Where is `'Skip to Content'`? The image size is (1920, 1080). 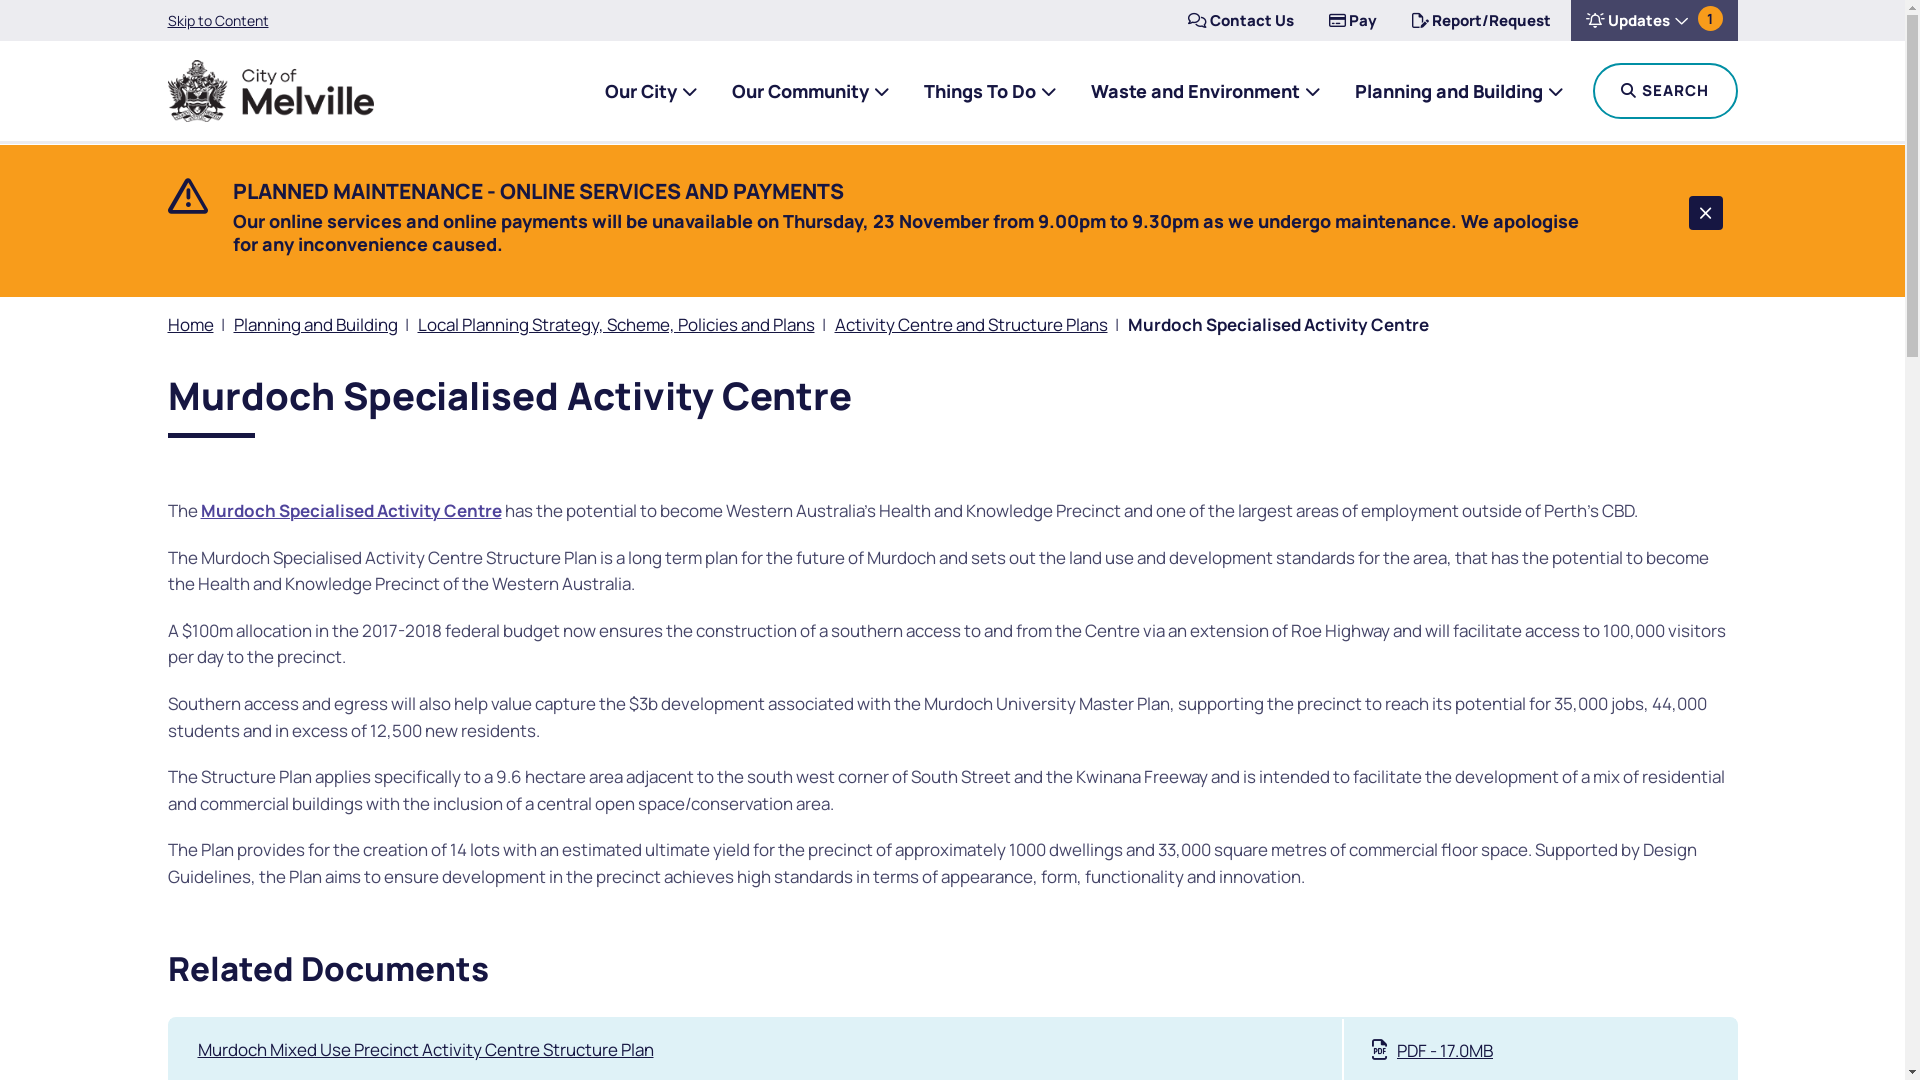
'Skip to Content' is located at coordinates (218, 20).